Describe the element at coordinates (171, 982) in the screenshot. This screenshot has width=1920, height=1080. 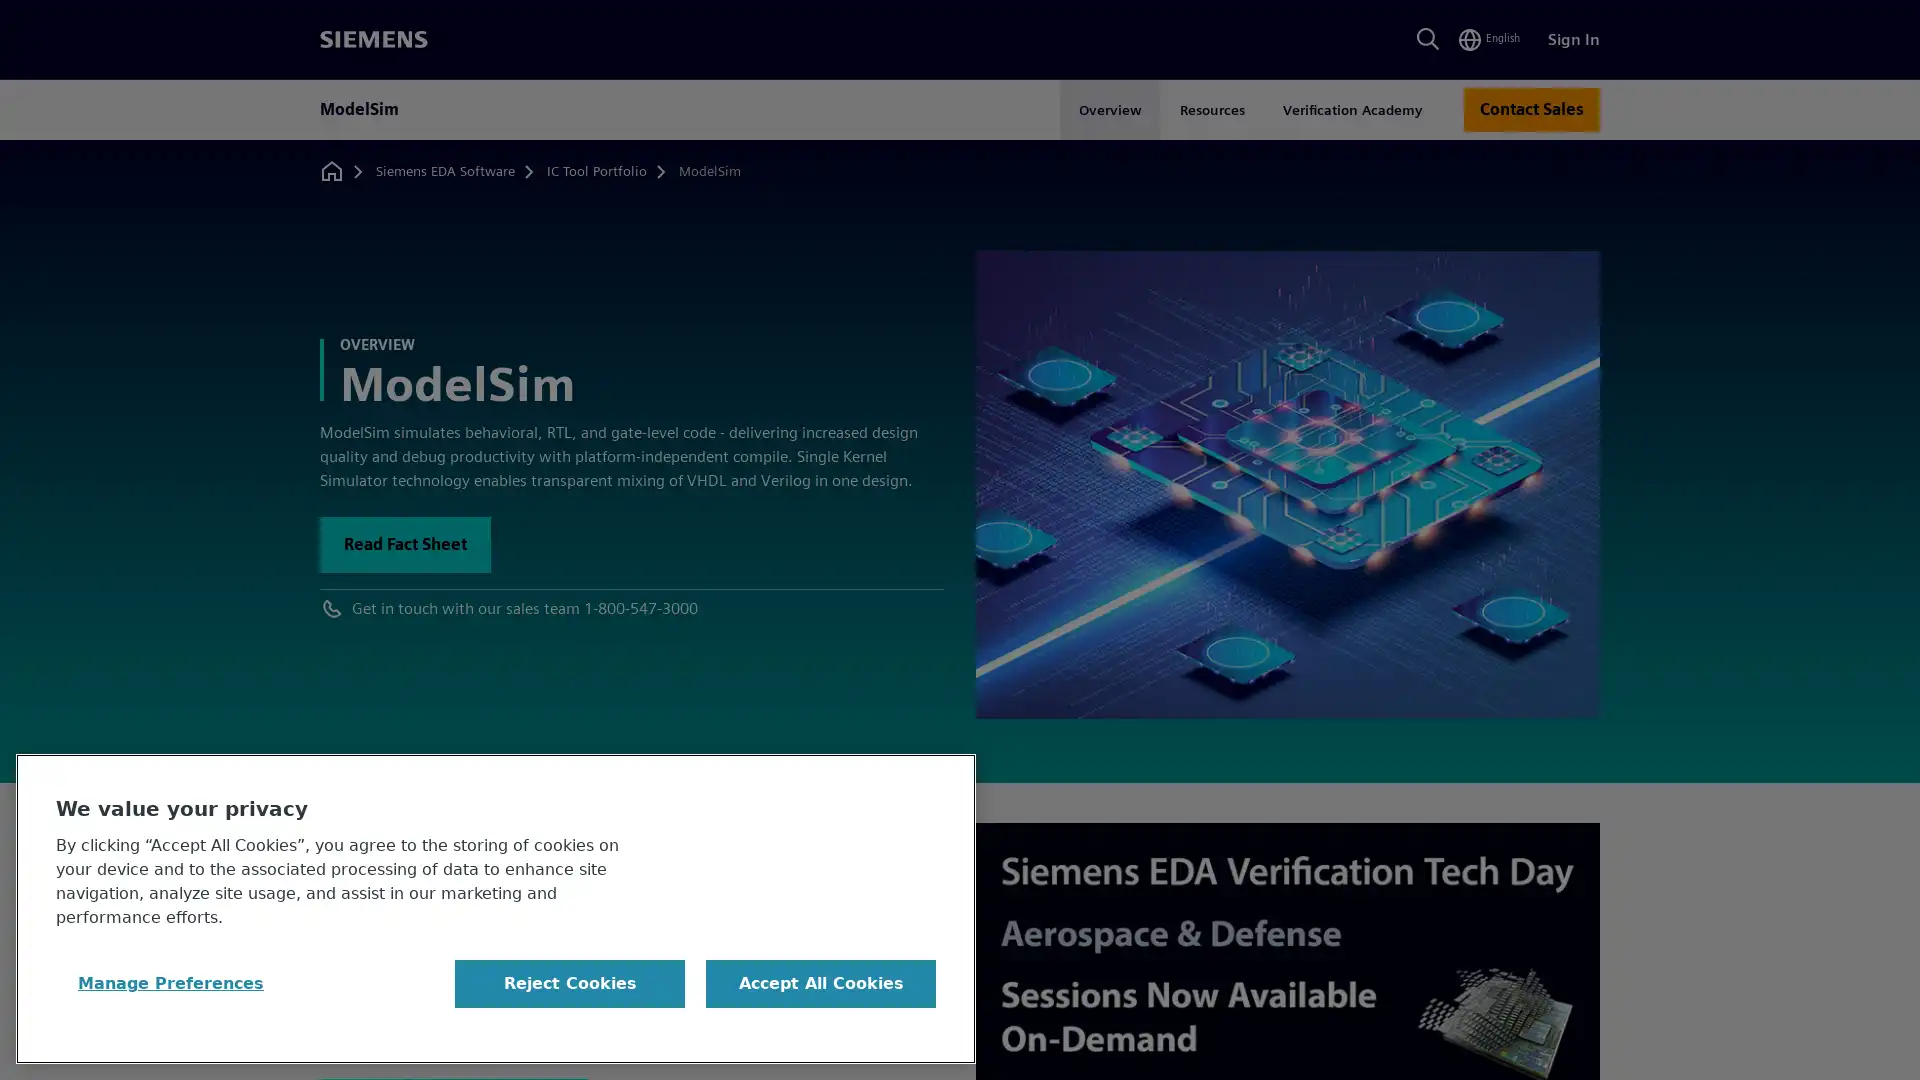
I see `Manage Preferences` at that location.